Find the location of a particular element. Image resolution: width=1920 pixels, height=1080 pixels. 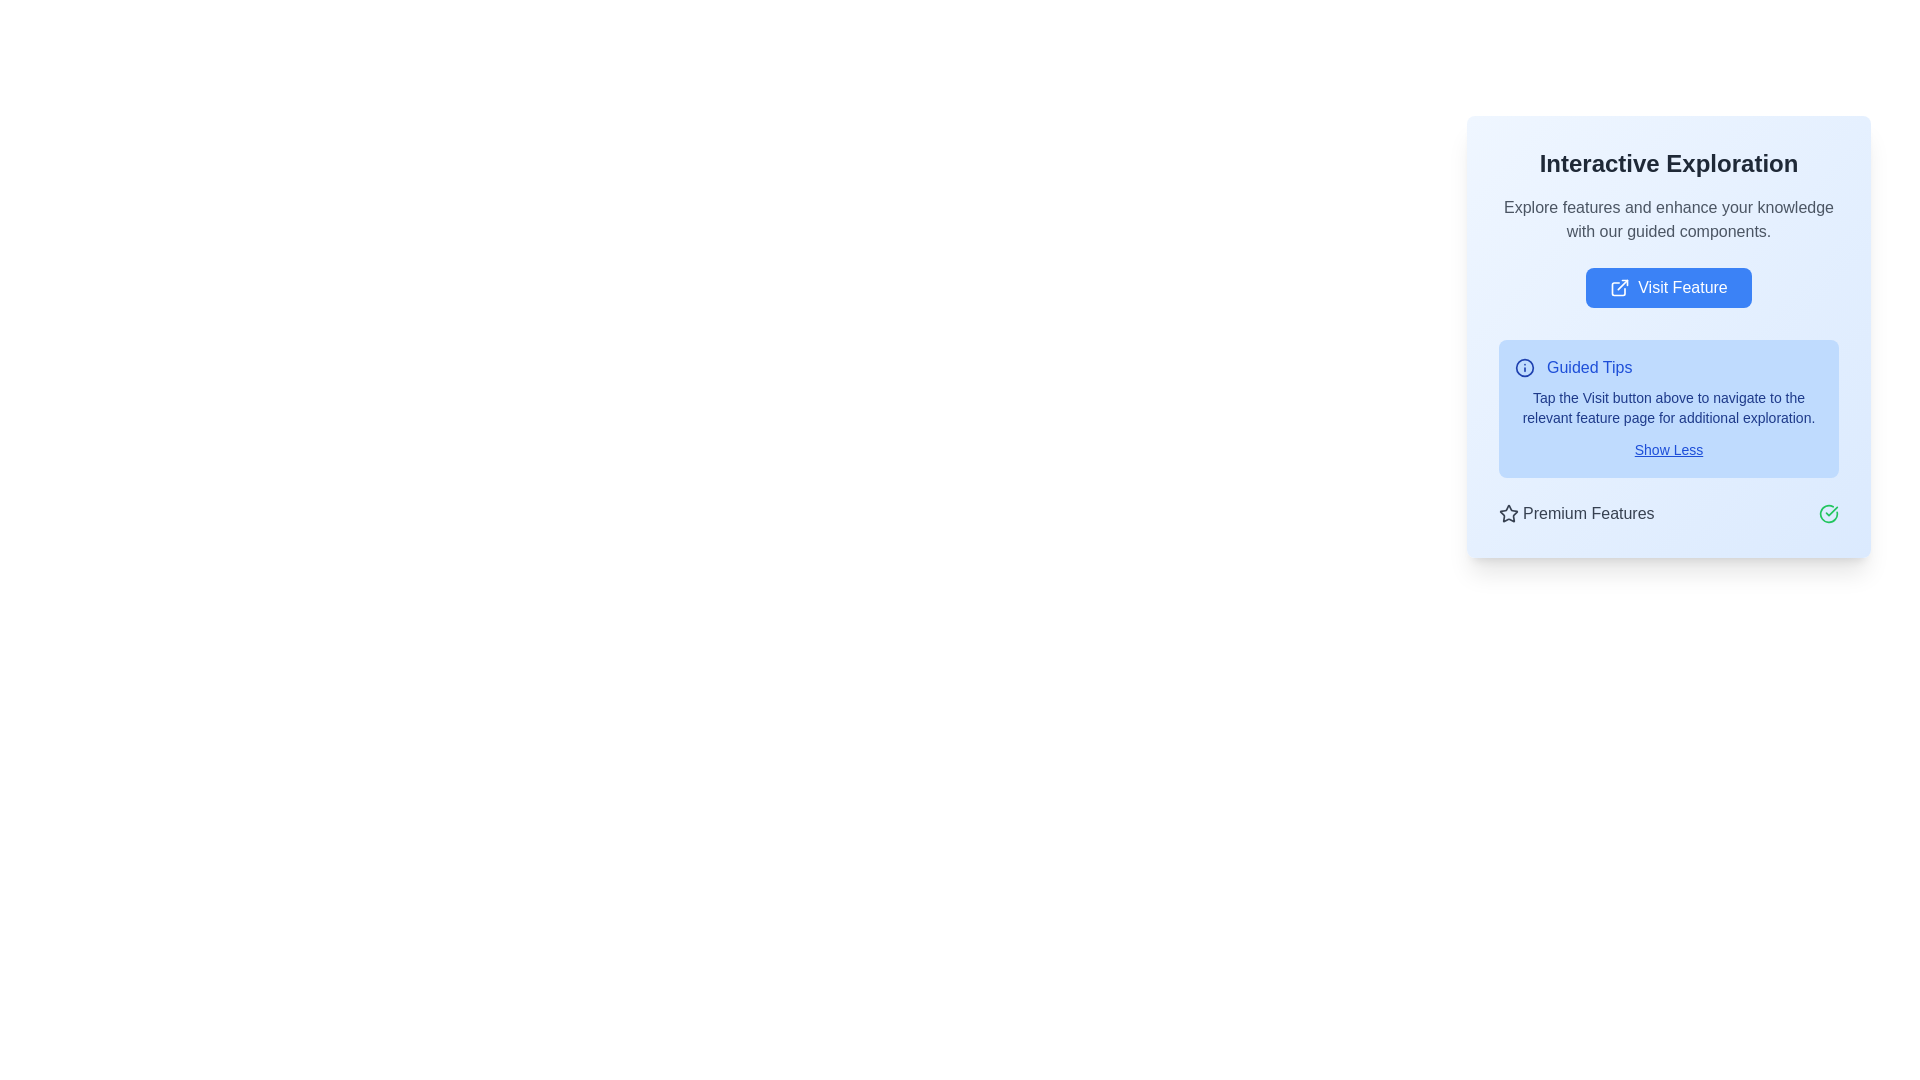

the green SVG icon with a checkmark that is placed to the right of the text 'Premium Features' is located at coordinates (1828, 512).